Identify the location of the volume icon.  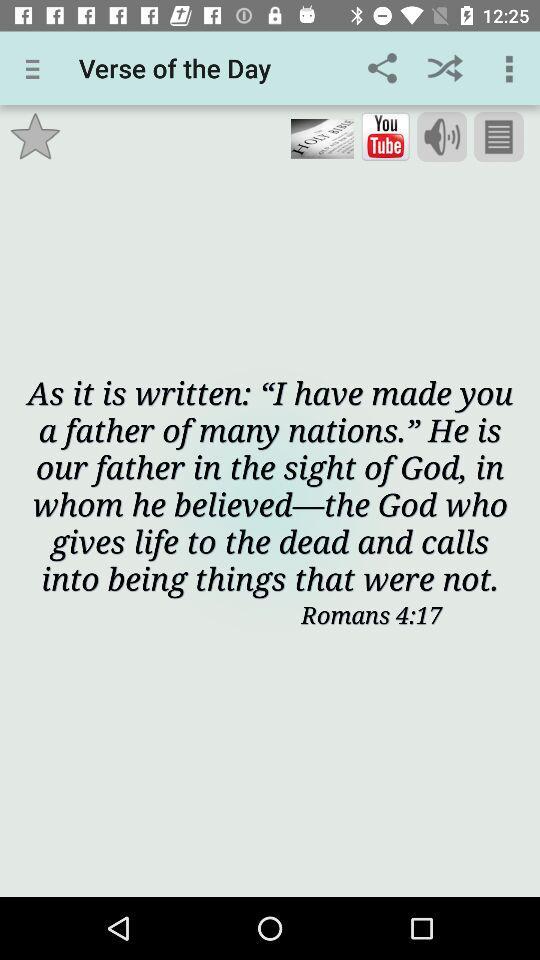
(442, 136).